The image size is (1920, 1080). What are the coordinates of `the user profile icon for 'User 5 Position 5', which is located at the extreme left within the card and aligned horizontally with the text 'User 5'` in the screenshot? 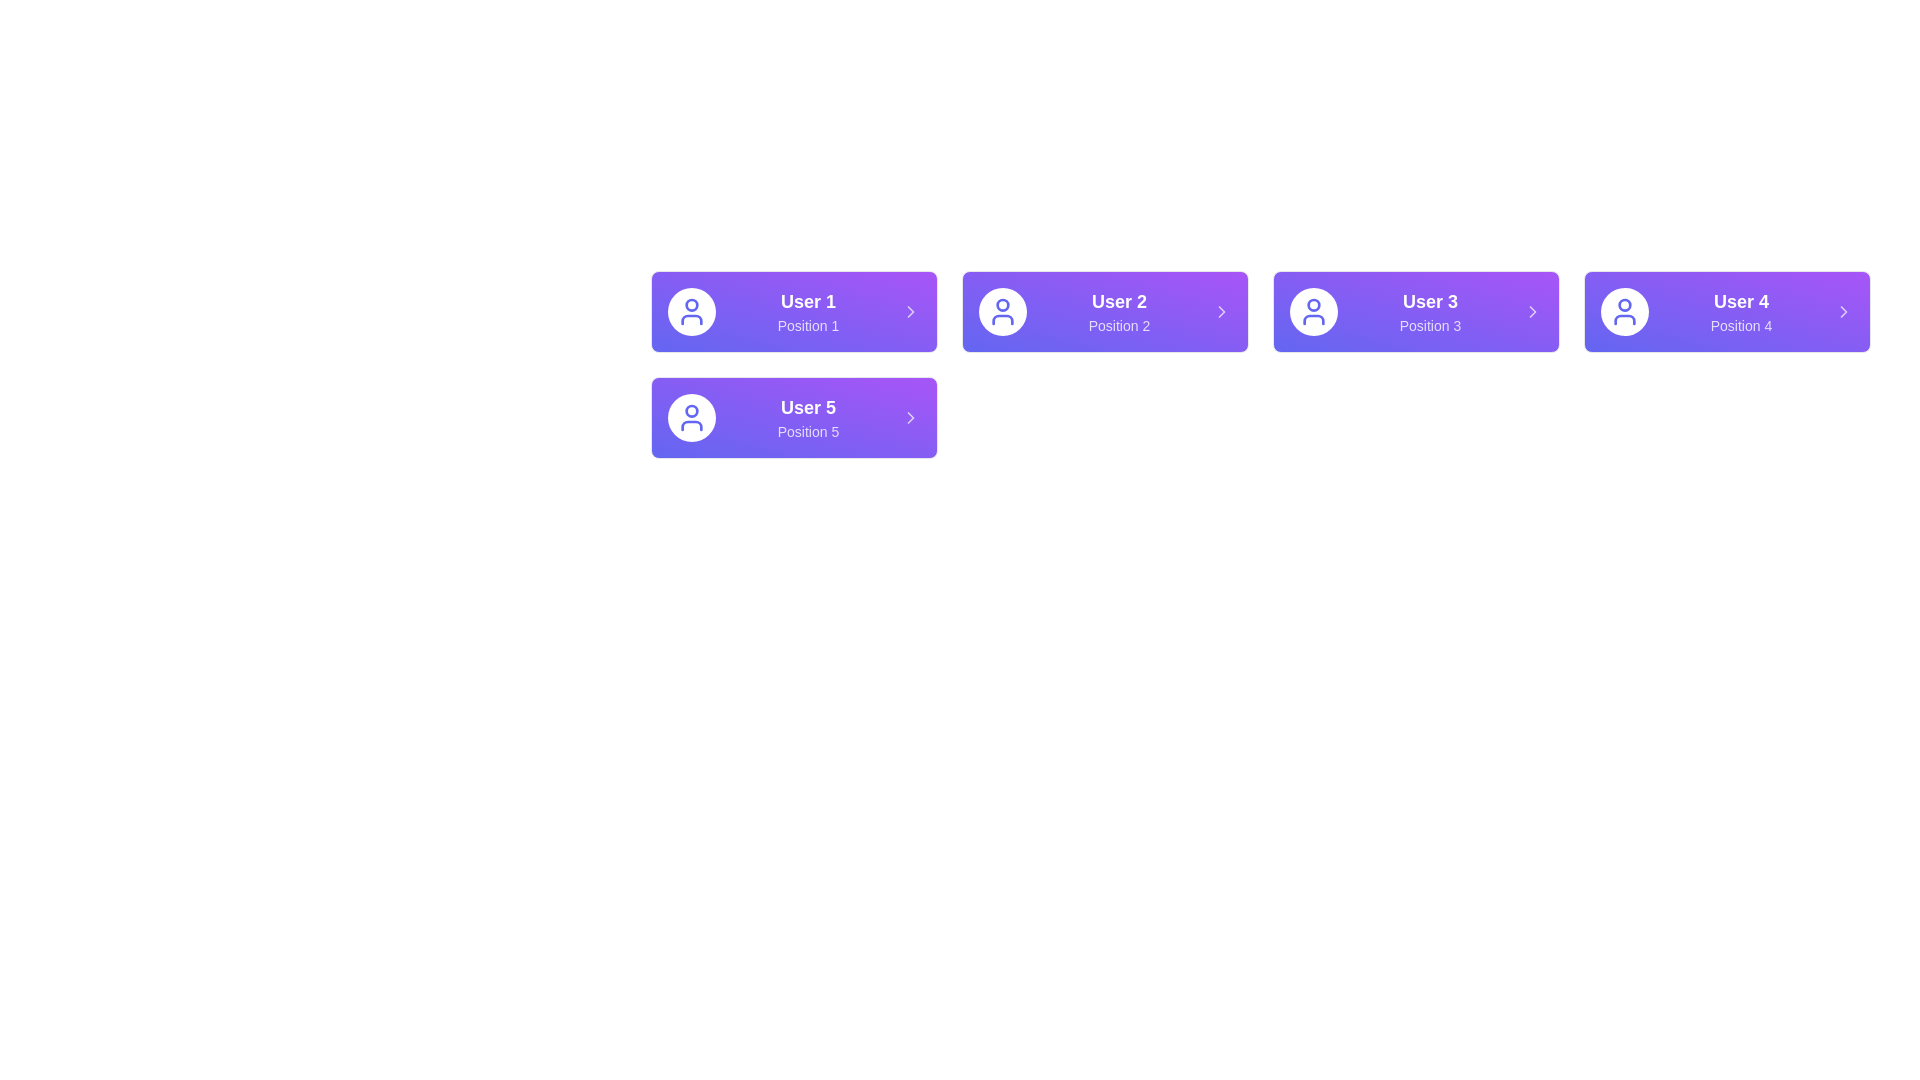 It's located at (691, 416).